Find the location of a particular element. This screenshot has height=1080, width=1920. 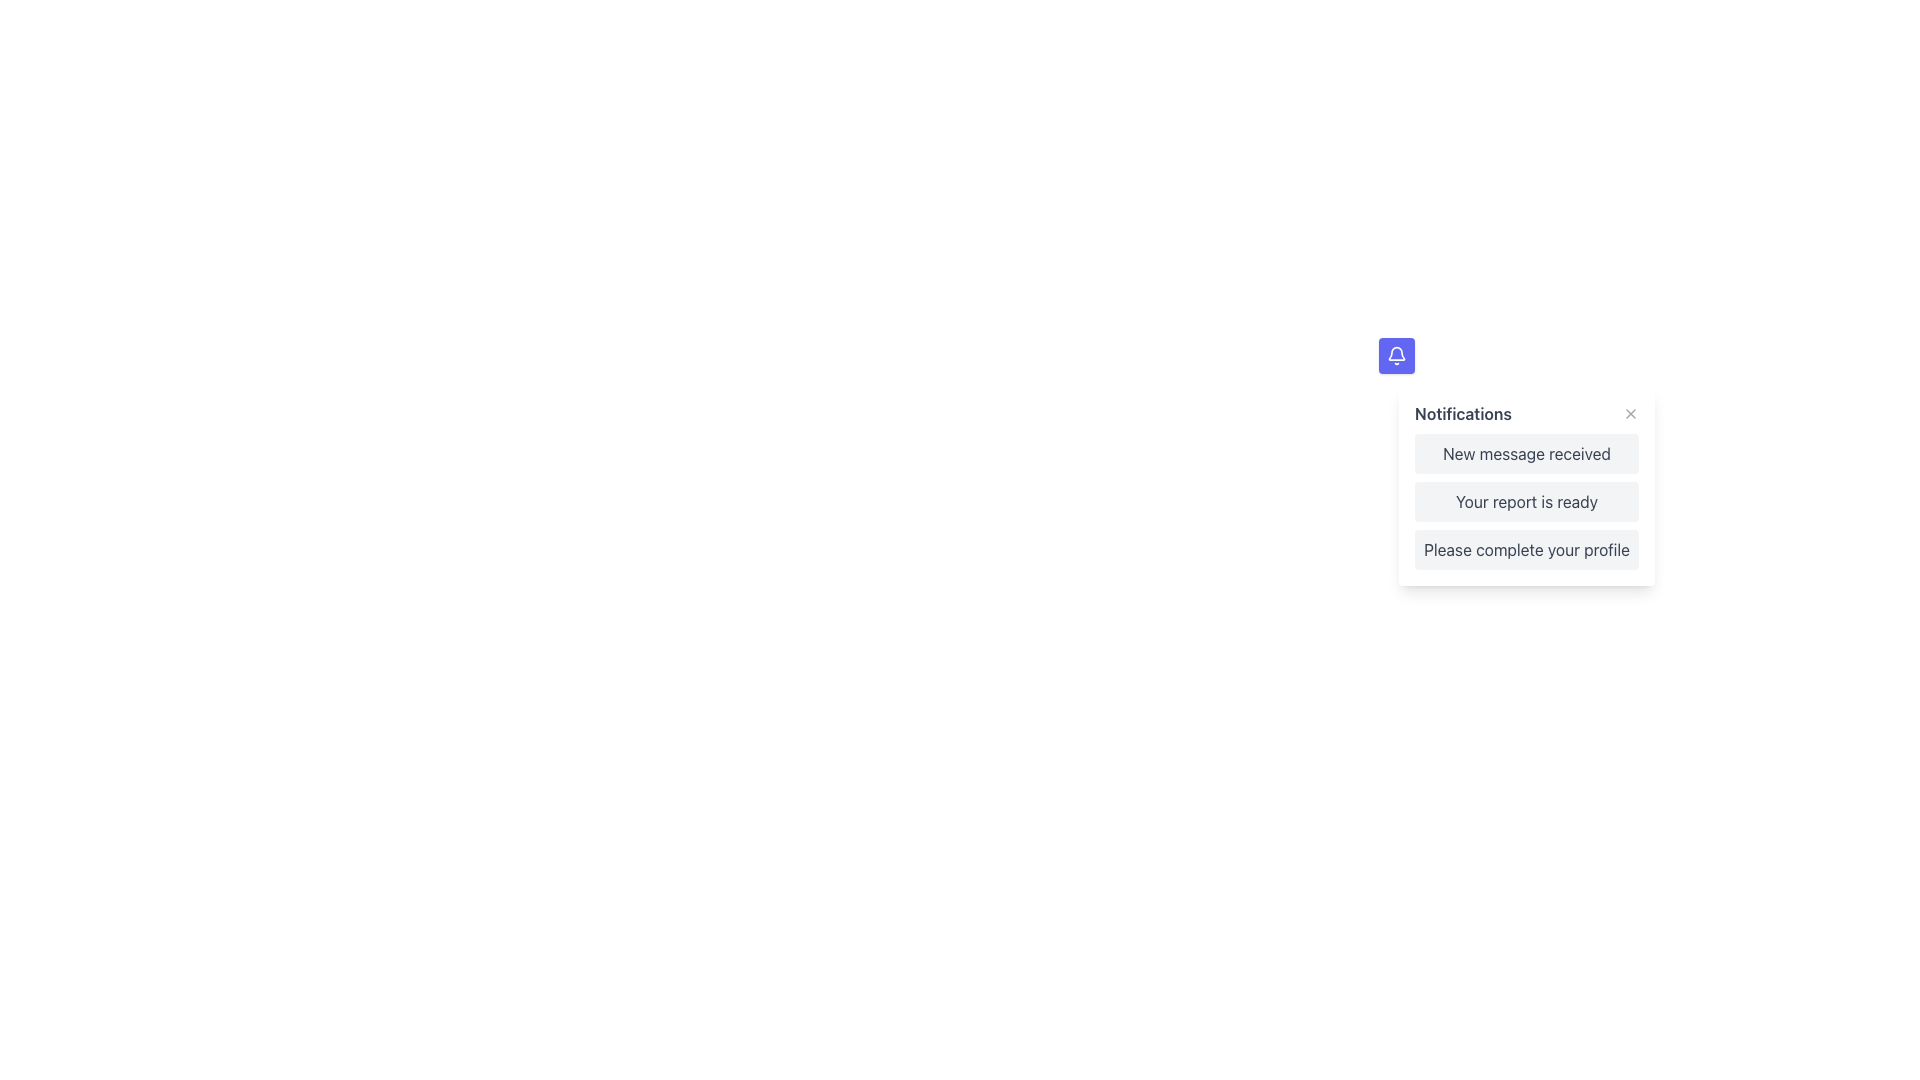

the static text notification displaying 'New message received' located in the Notifications panel is located at coordinates (1525, 454).